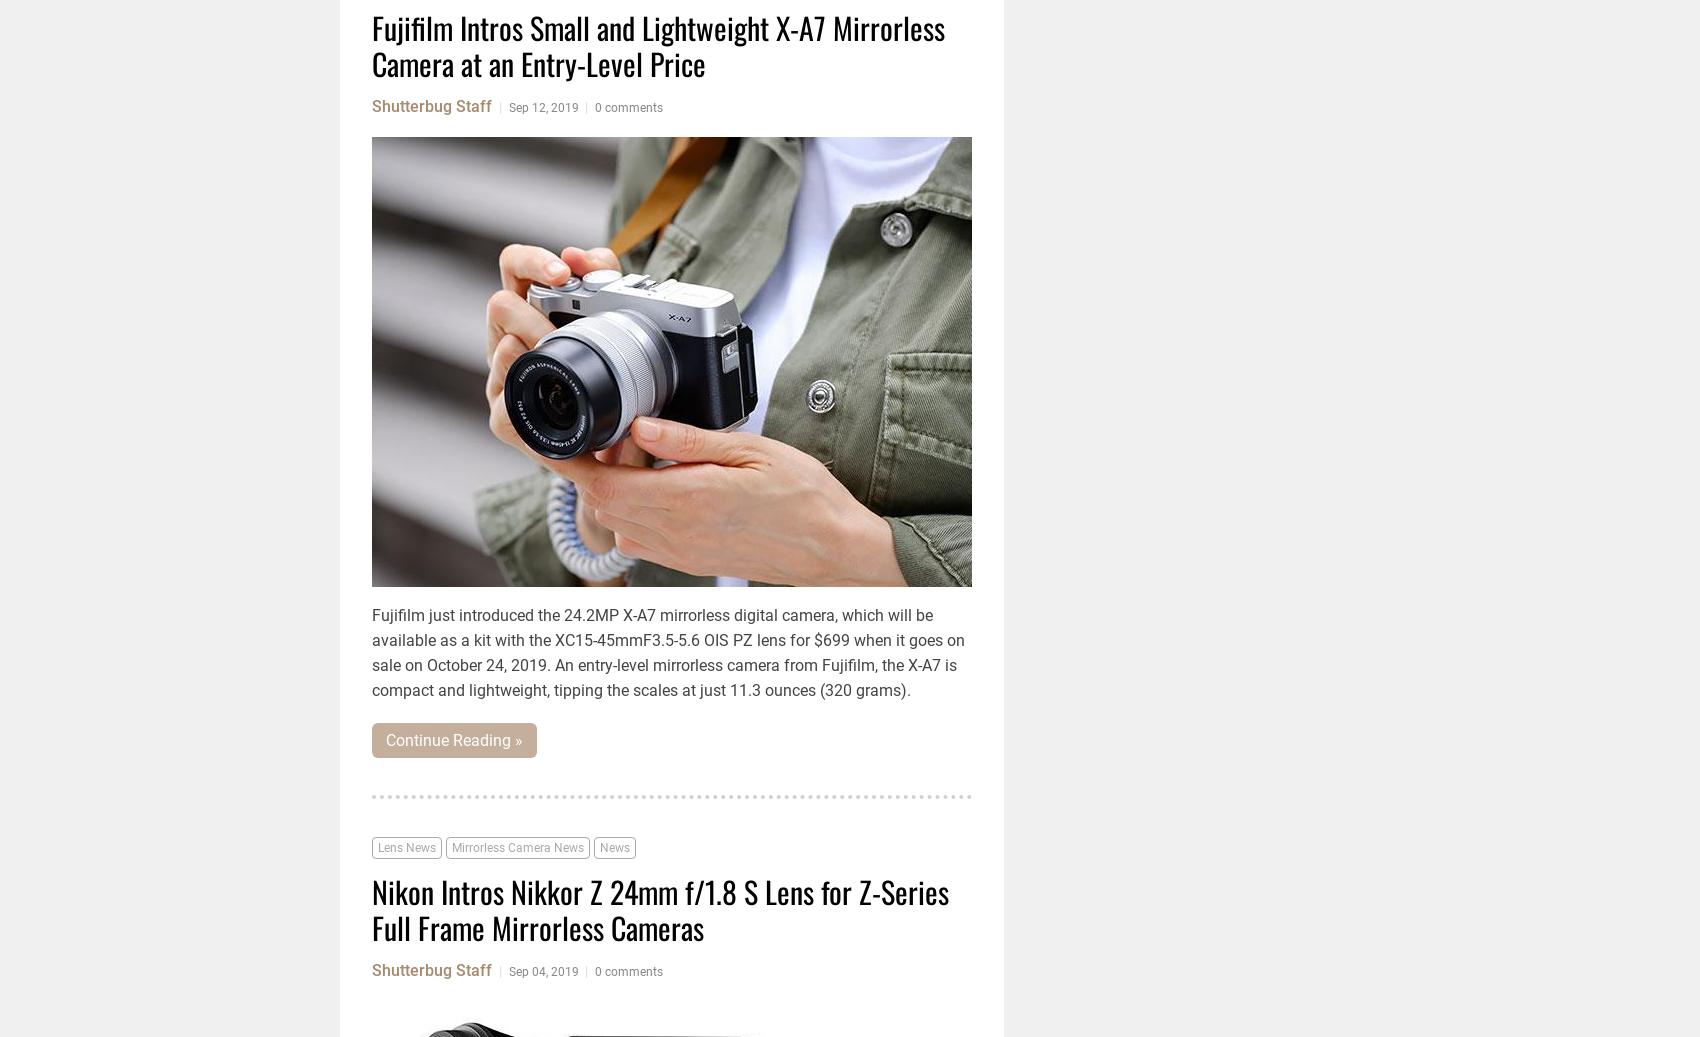  Describe the element at coordinates (385, 740) in the screenshot. I see `'Continue Reading »'` at that location.